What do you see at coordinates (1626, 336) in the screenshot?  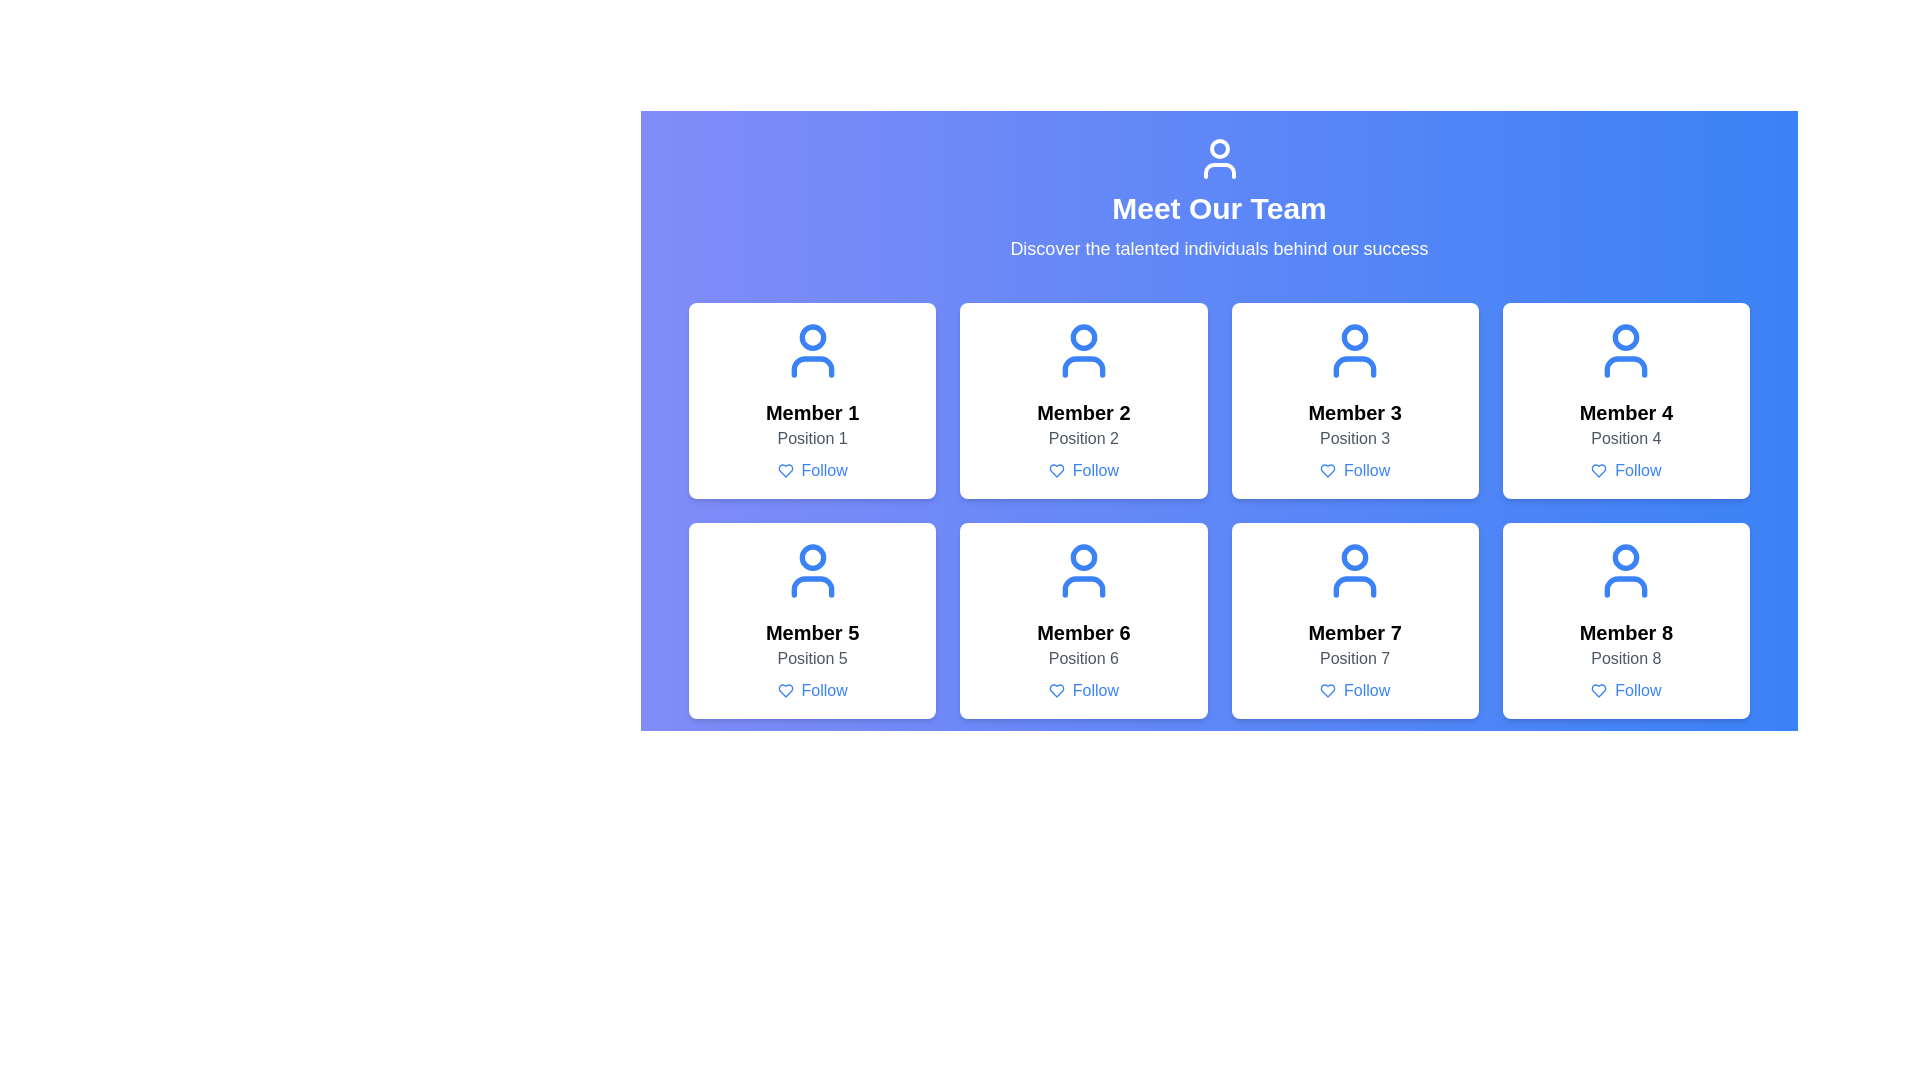 I see `the avatar icon representing 'Member 4' located in the second row, fourth column of the grid layout` at bounding box center [1626, 336].